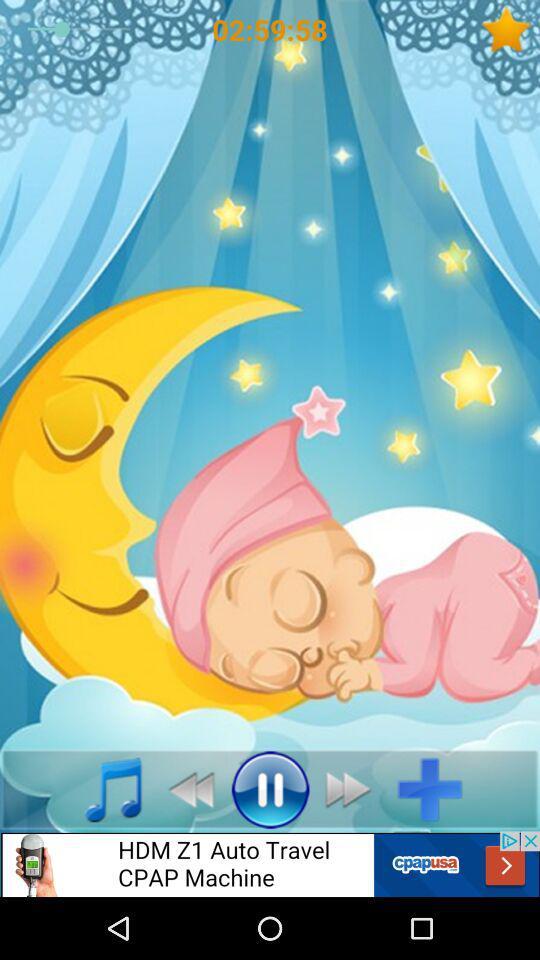 The image size is (540, 960). Describe the element at coordinates (185, 789) in the screenshot. I see `the av_rewind icon` at that location.